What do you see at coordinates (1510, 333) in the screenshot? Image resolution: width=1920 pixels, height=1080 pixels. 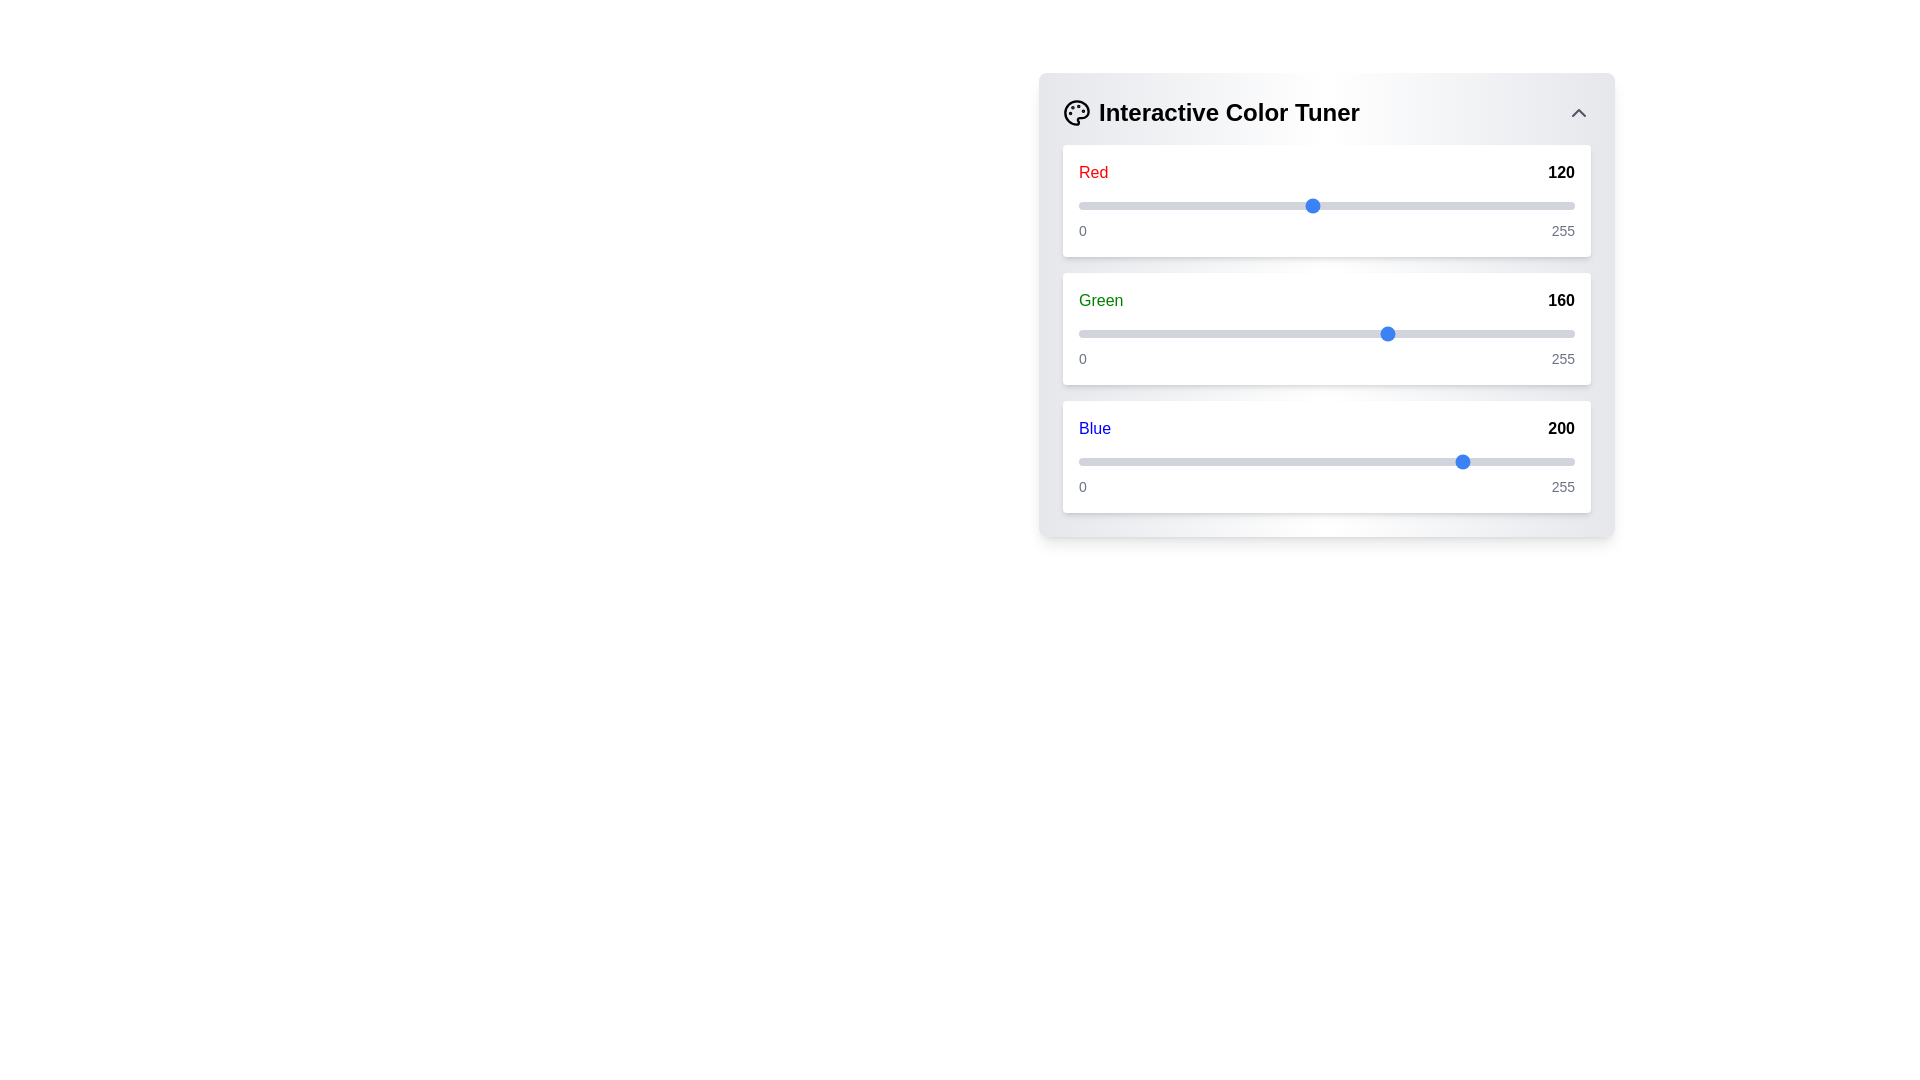 I see `the green color intensity` at bounding box center [1510, 333].